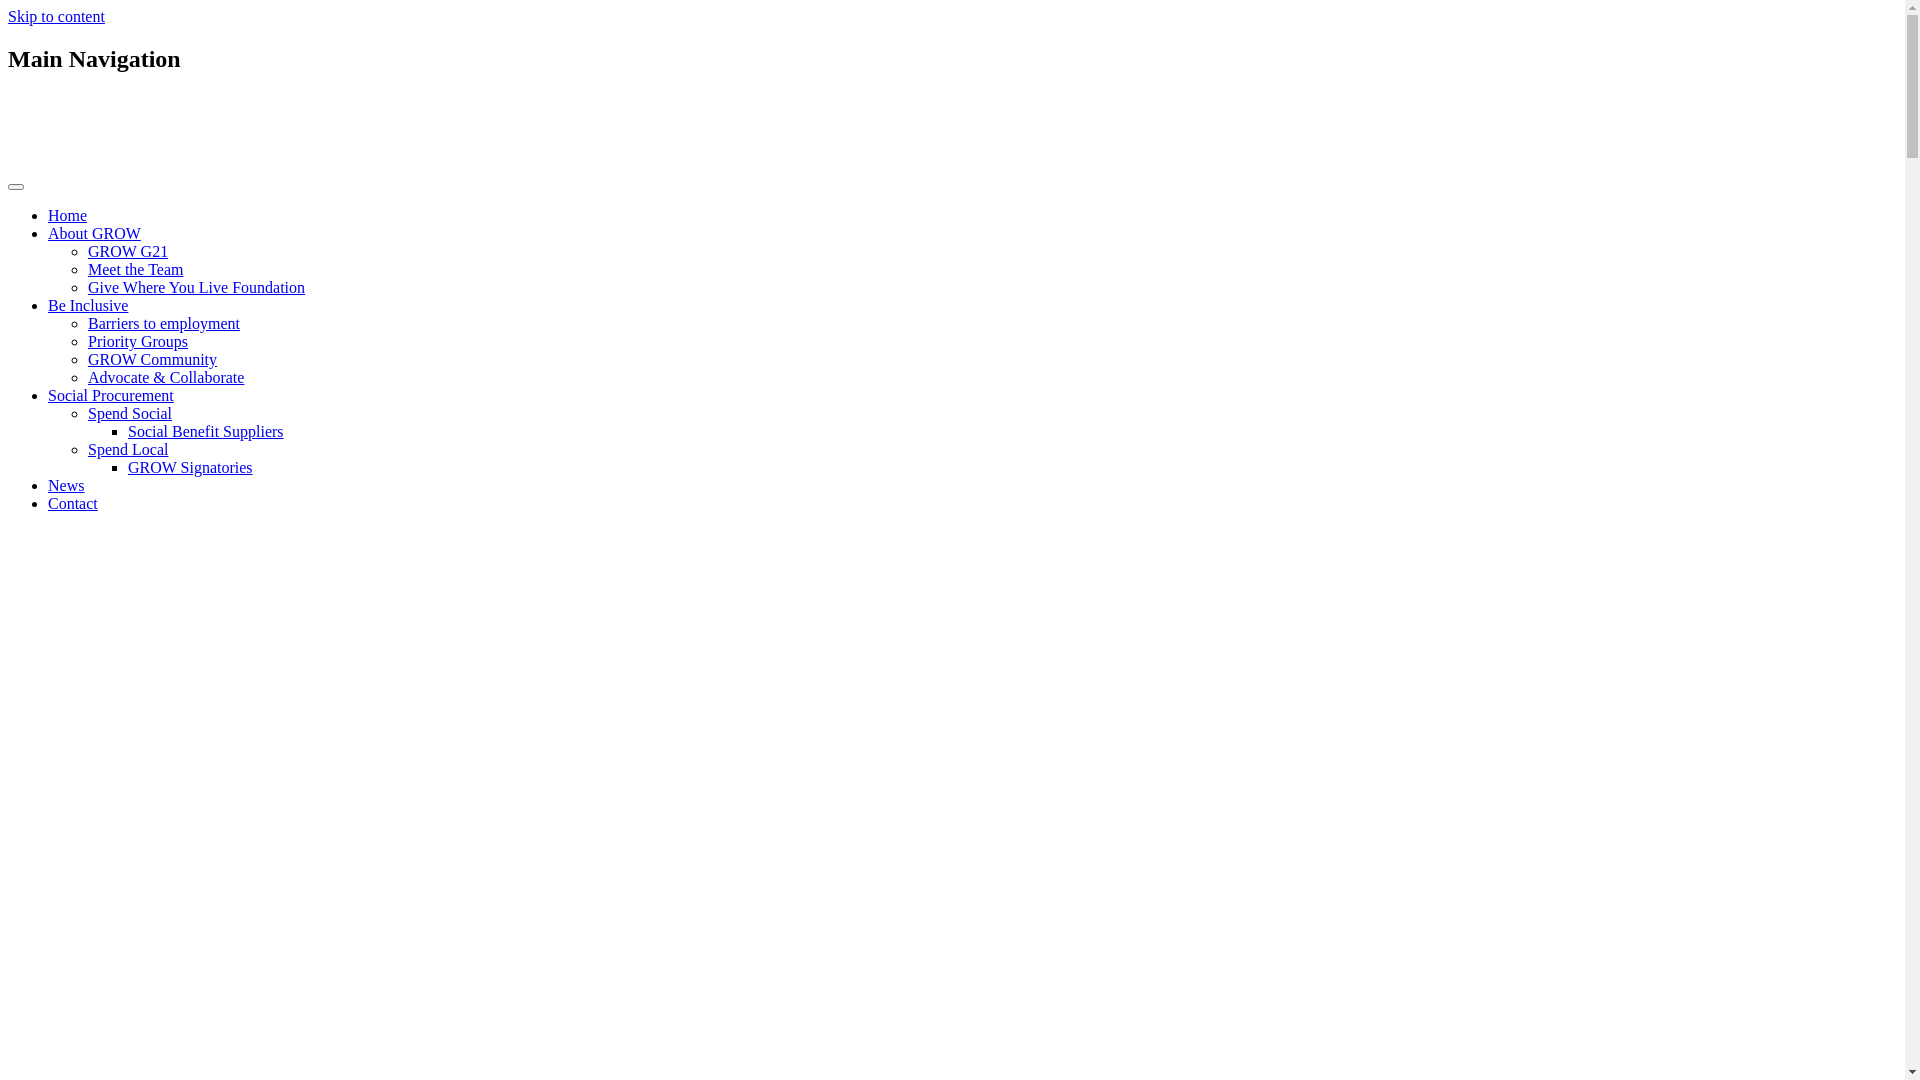 This screenshot has width=1920, height=1080. I want to click on 'GROW Signatories', so click(127, 467).